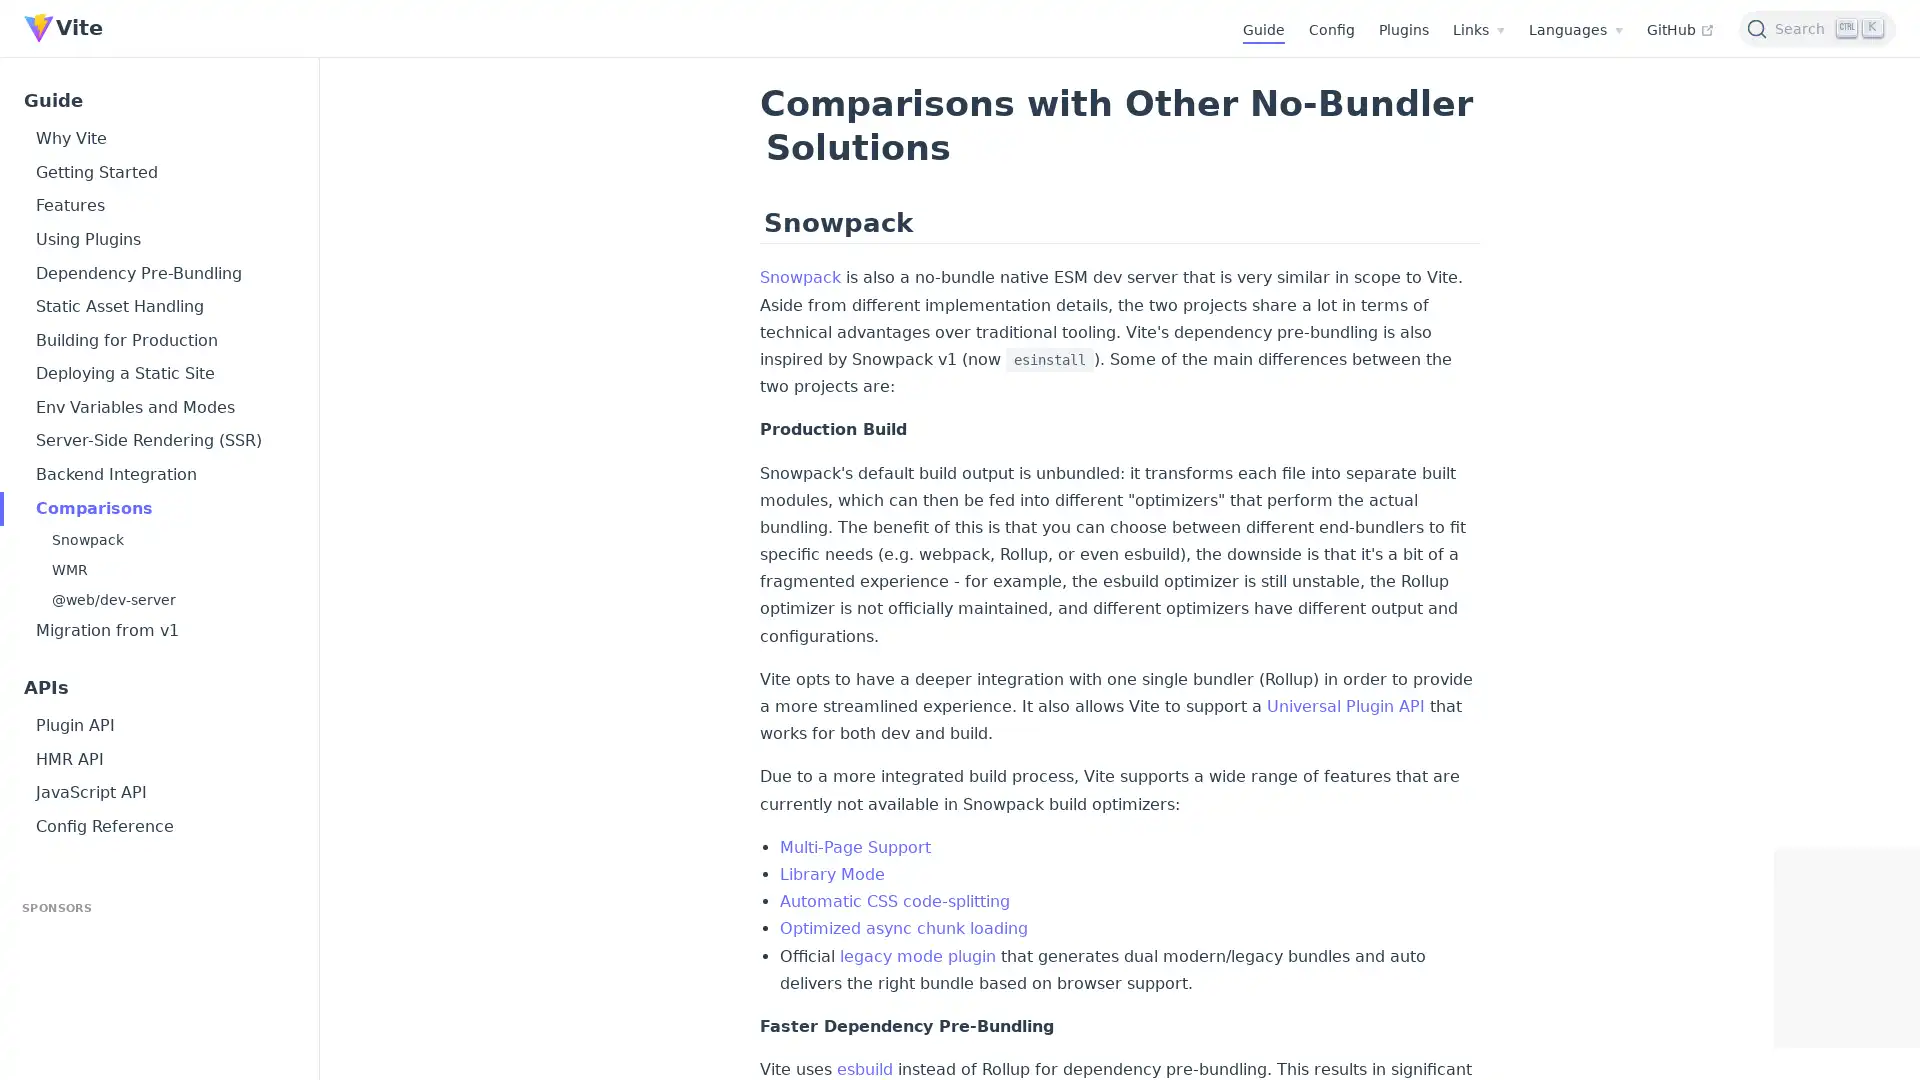 The height and width of the screenshot is (1080, 1920). What do you see at coordinates (1817, 27) in the screenshot?
I see `Search` at bounding box center [1817, 27].